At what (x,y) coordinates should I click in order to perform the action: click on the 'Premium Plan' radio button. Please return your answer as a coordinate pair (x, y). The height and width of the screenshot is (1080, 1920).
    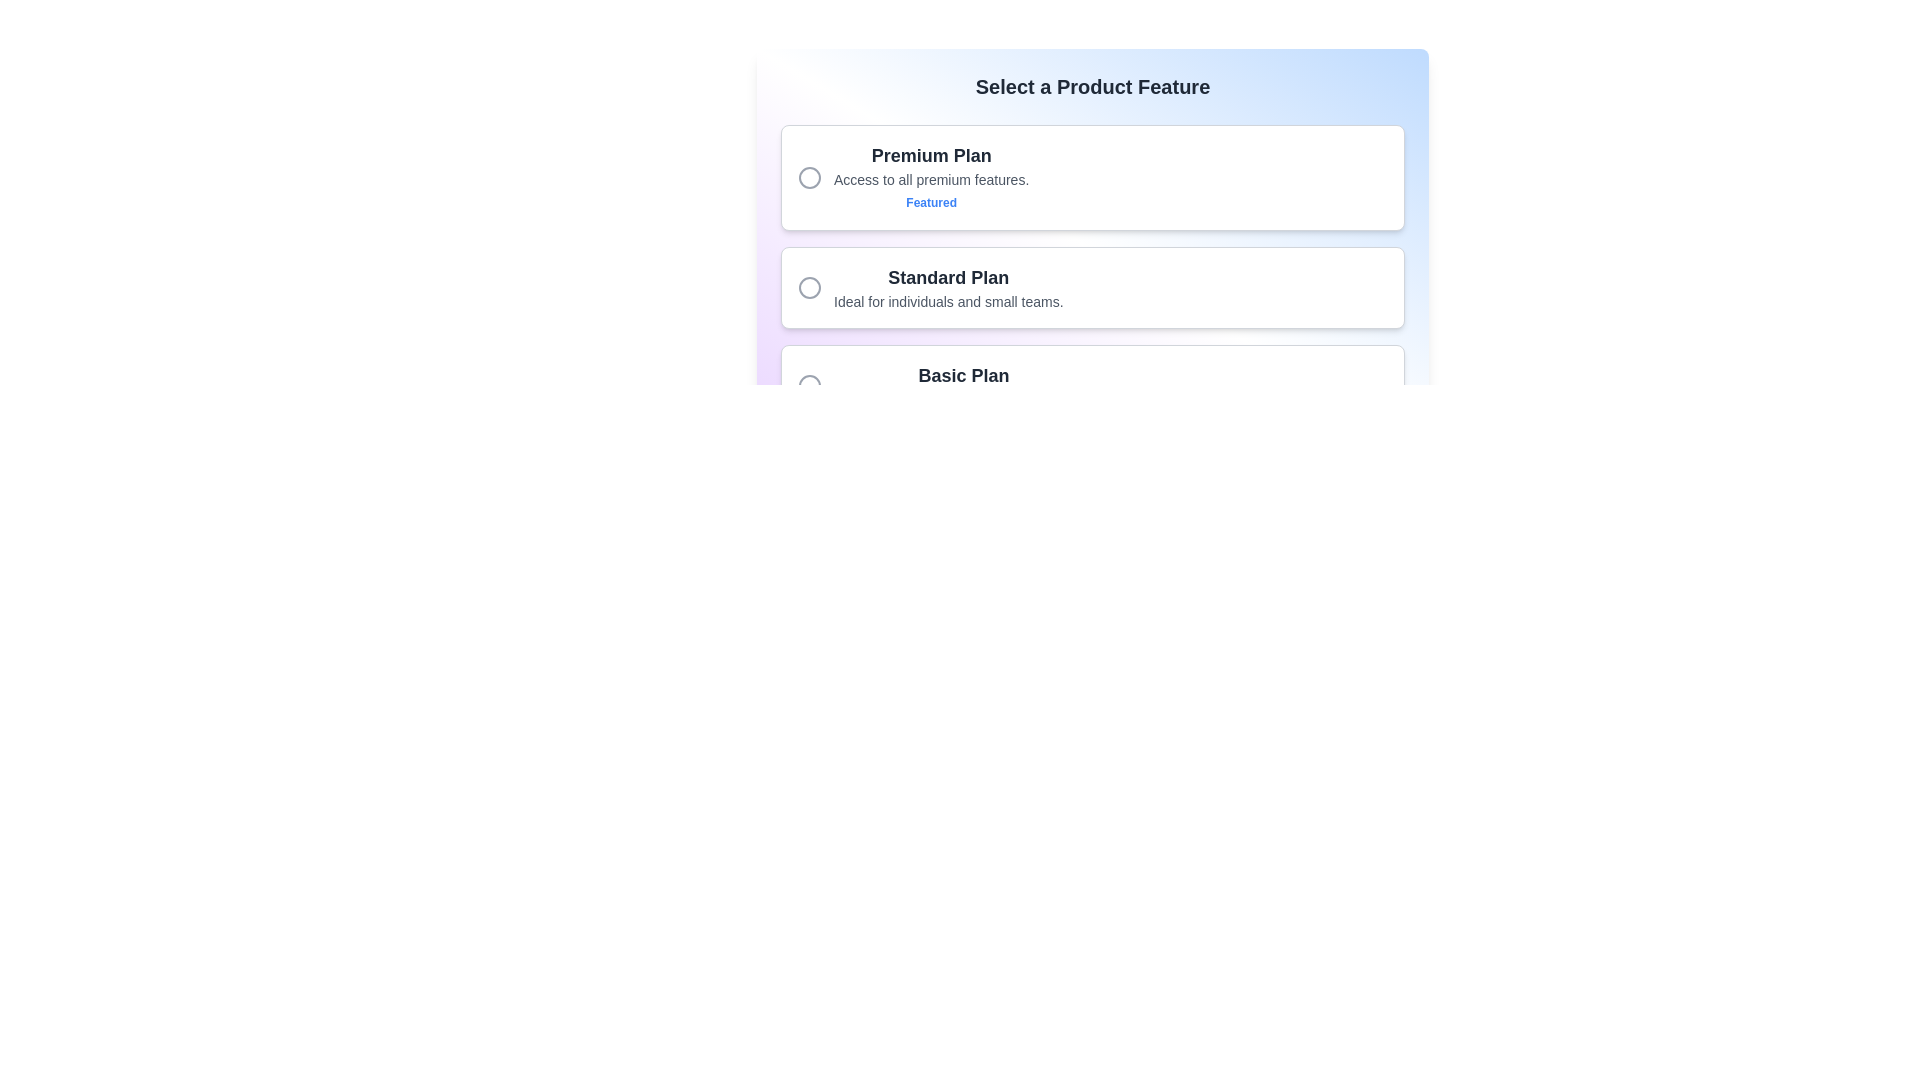
    Looking at the image, I should click on (1092, 176).